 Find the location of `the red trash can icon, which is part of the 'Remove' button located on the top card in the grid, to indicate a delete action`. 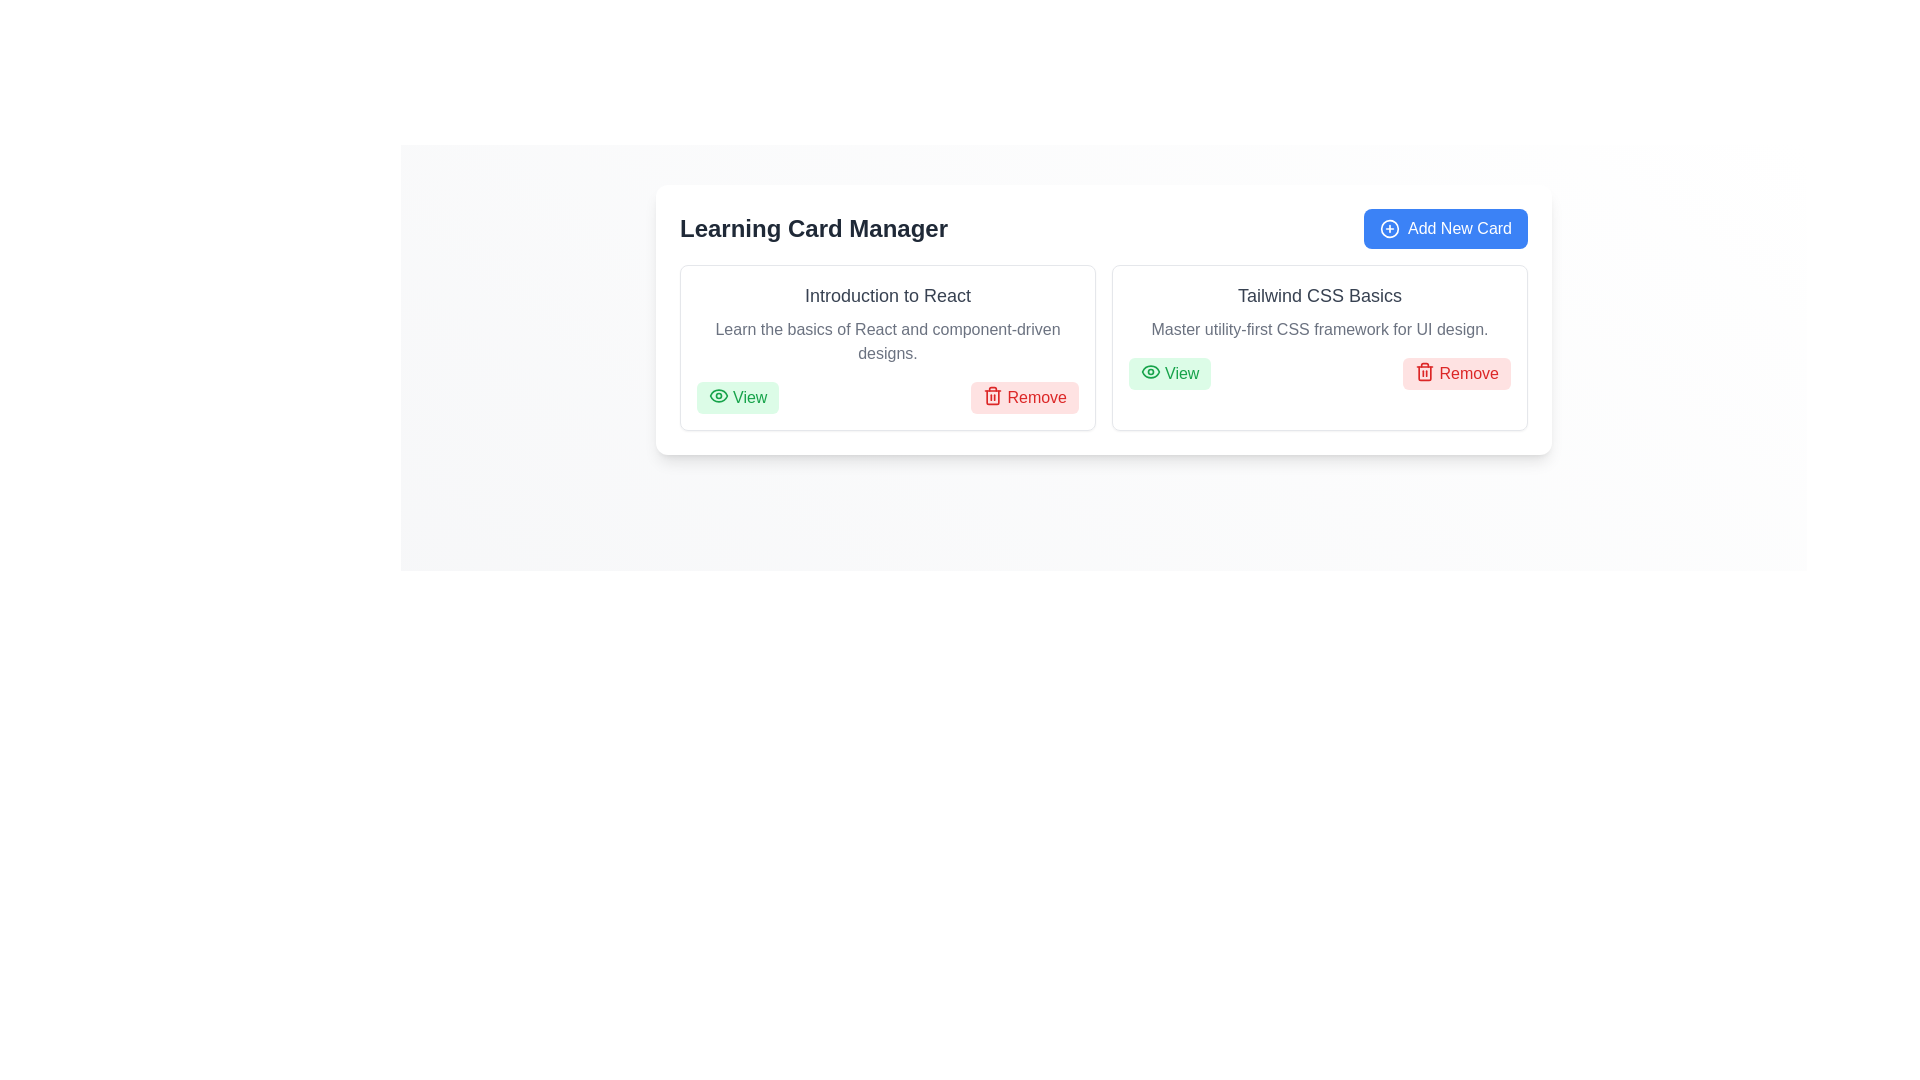

the red trash can icon, which is part of the 'Remove' button located on the top card in the grid, to indicate a delete action is located at coordinates (993, 396).